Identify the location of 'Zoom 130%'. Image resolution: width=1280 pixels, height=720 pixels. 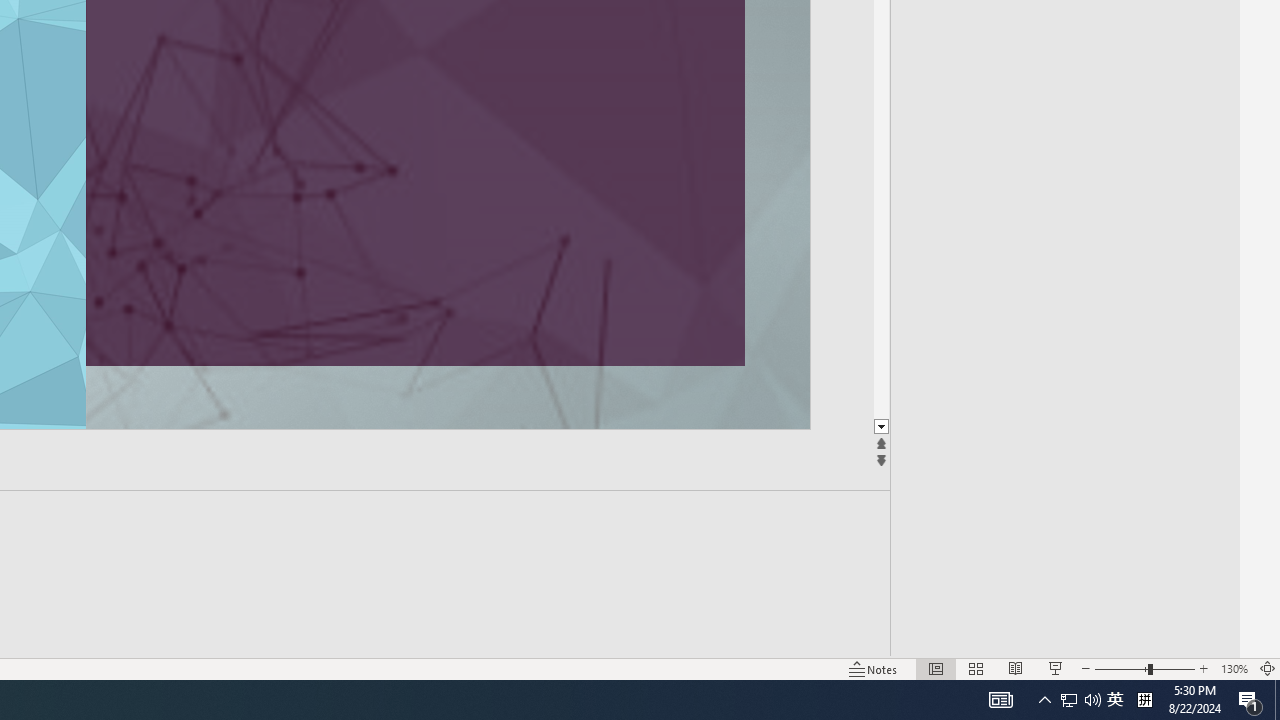
(1233, 669).